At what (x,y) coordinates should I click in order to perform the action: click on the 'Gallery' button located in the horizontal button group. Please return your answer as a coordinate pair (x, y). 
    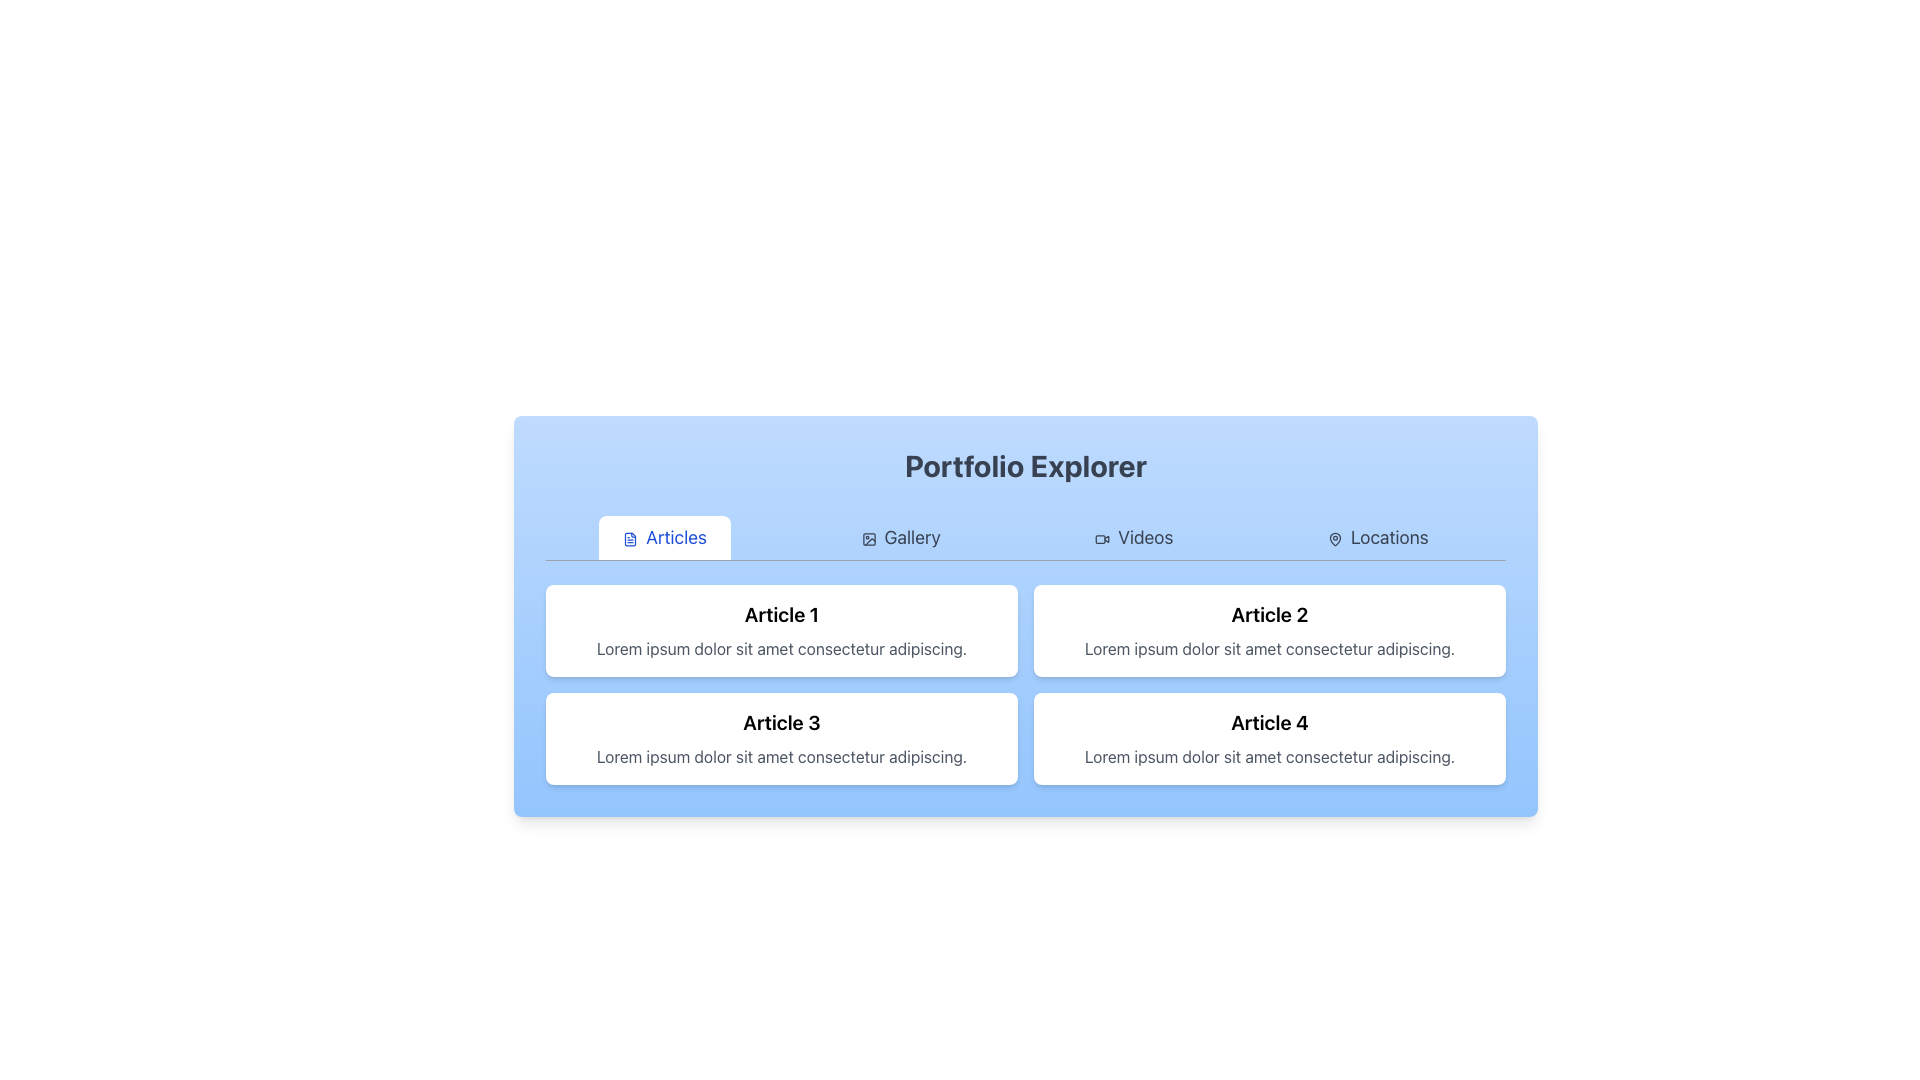
    Looking at the image, I should click on (900, 536).